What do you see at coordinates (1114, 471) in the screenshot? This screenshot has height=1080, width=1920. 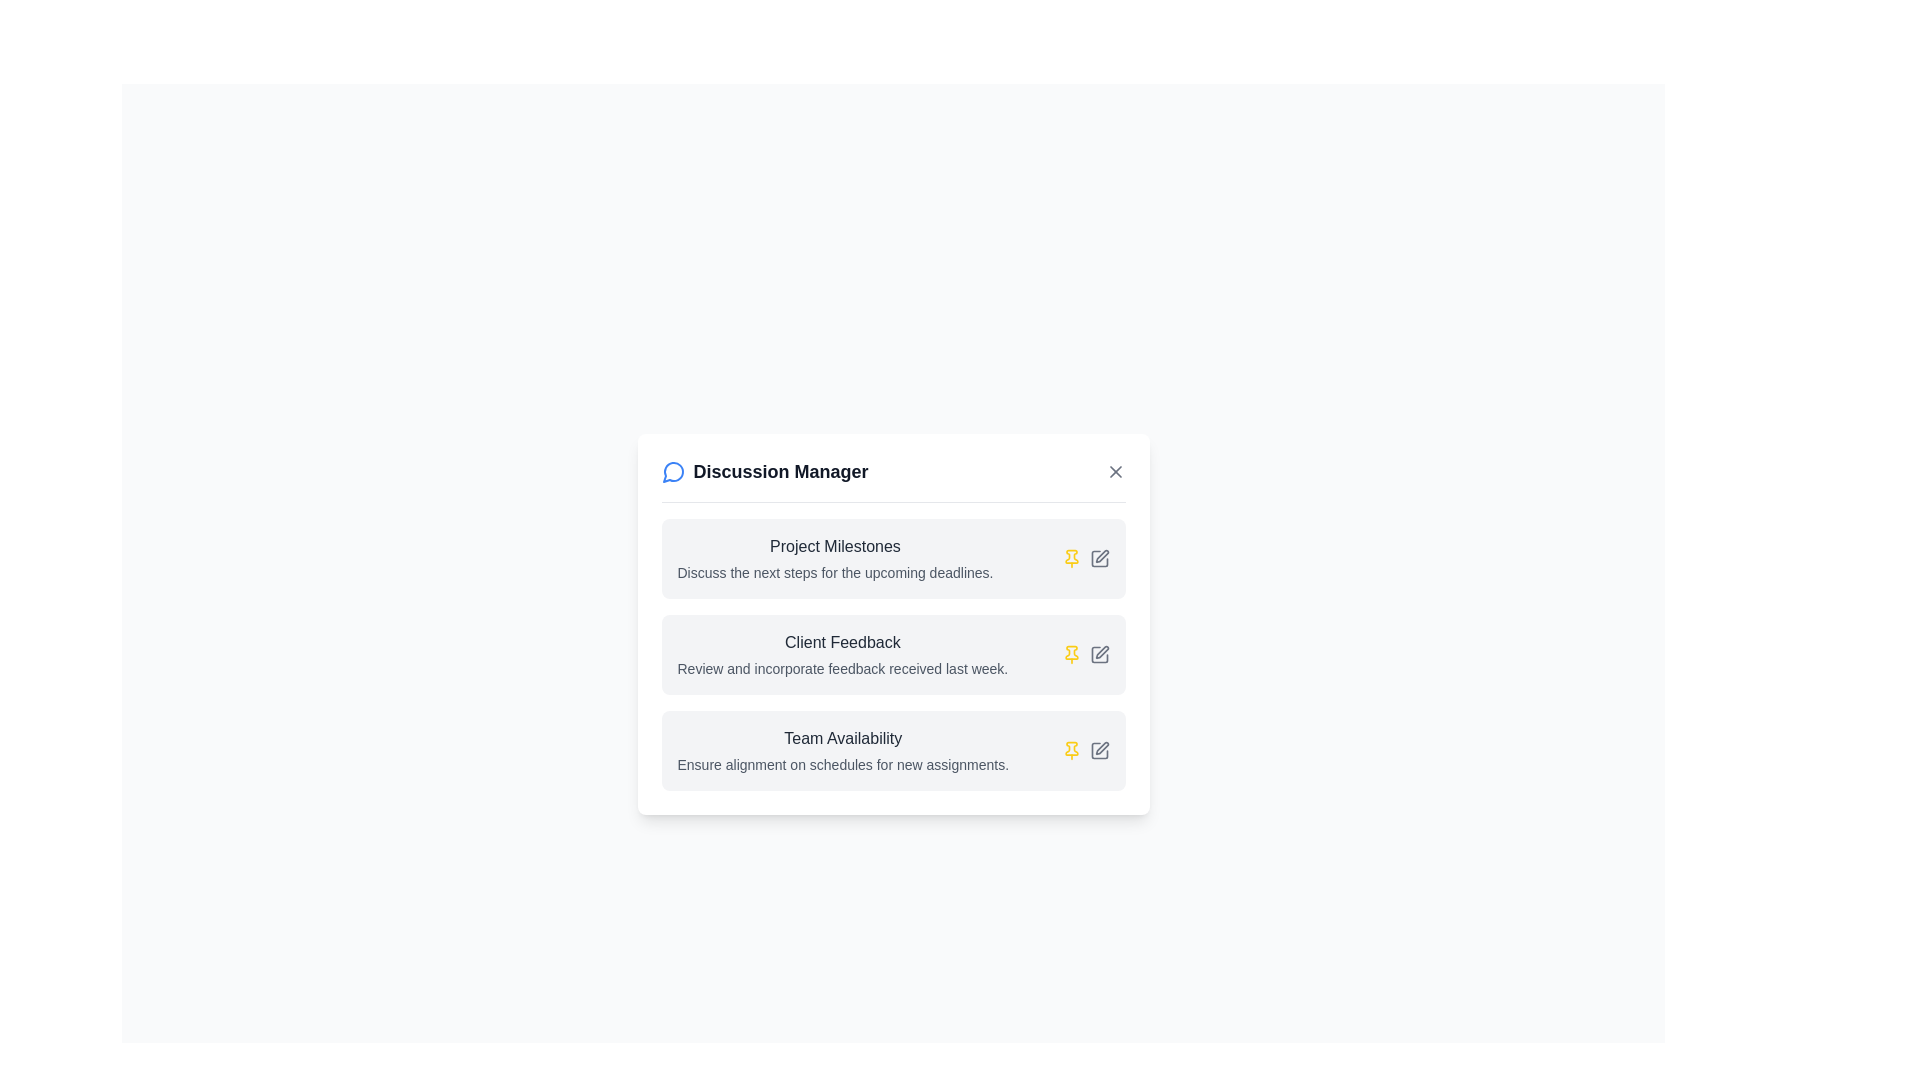 I see `the close button located at the top right corner of the 'Discussion Manager' section to change its color` at bounding box center [1114, 471].